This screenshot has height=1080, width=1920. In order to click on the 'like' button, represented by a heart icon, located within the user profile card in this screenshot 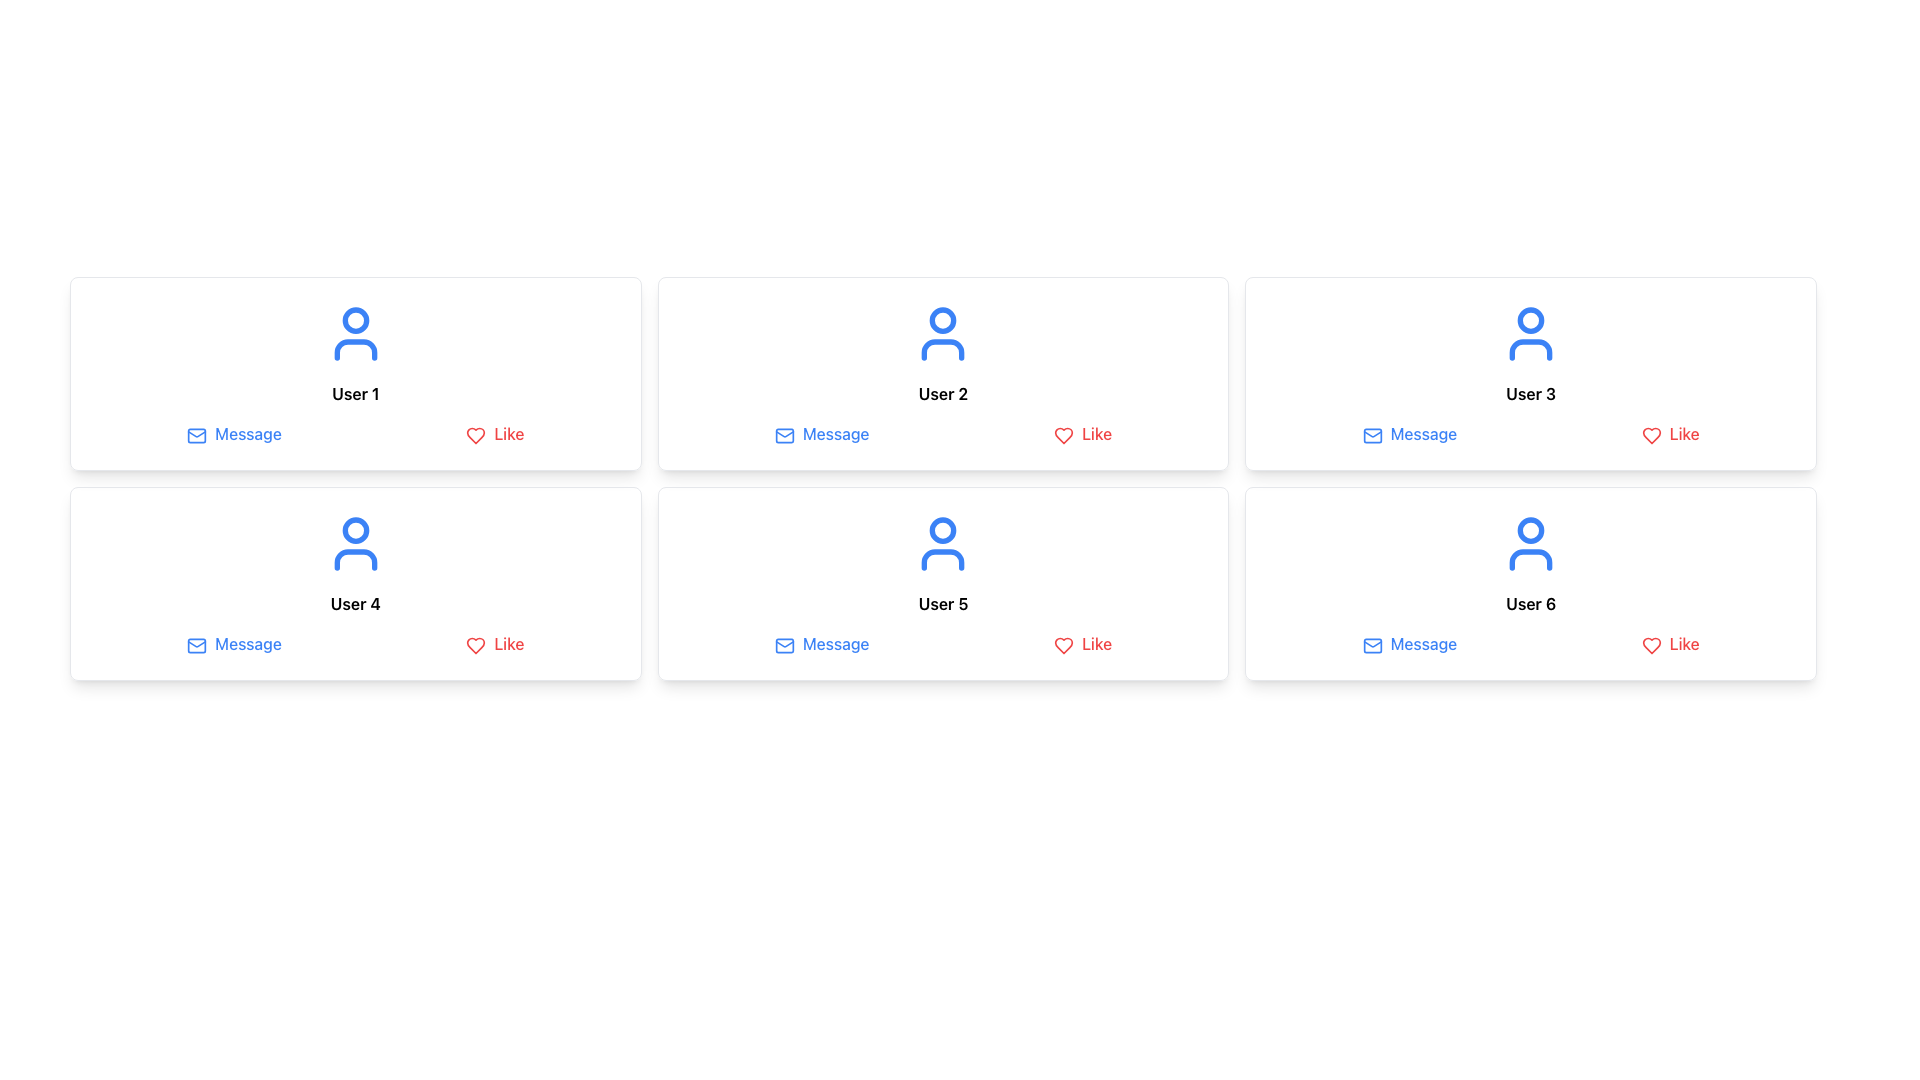, I will do `click(475, 434)`.